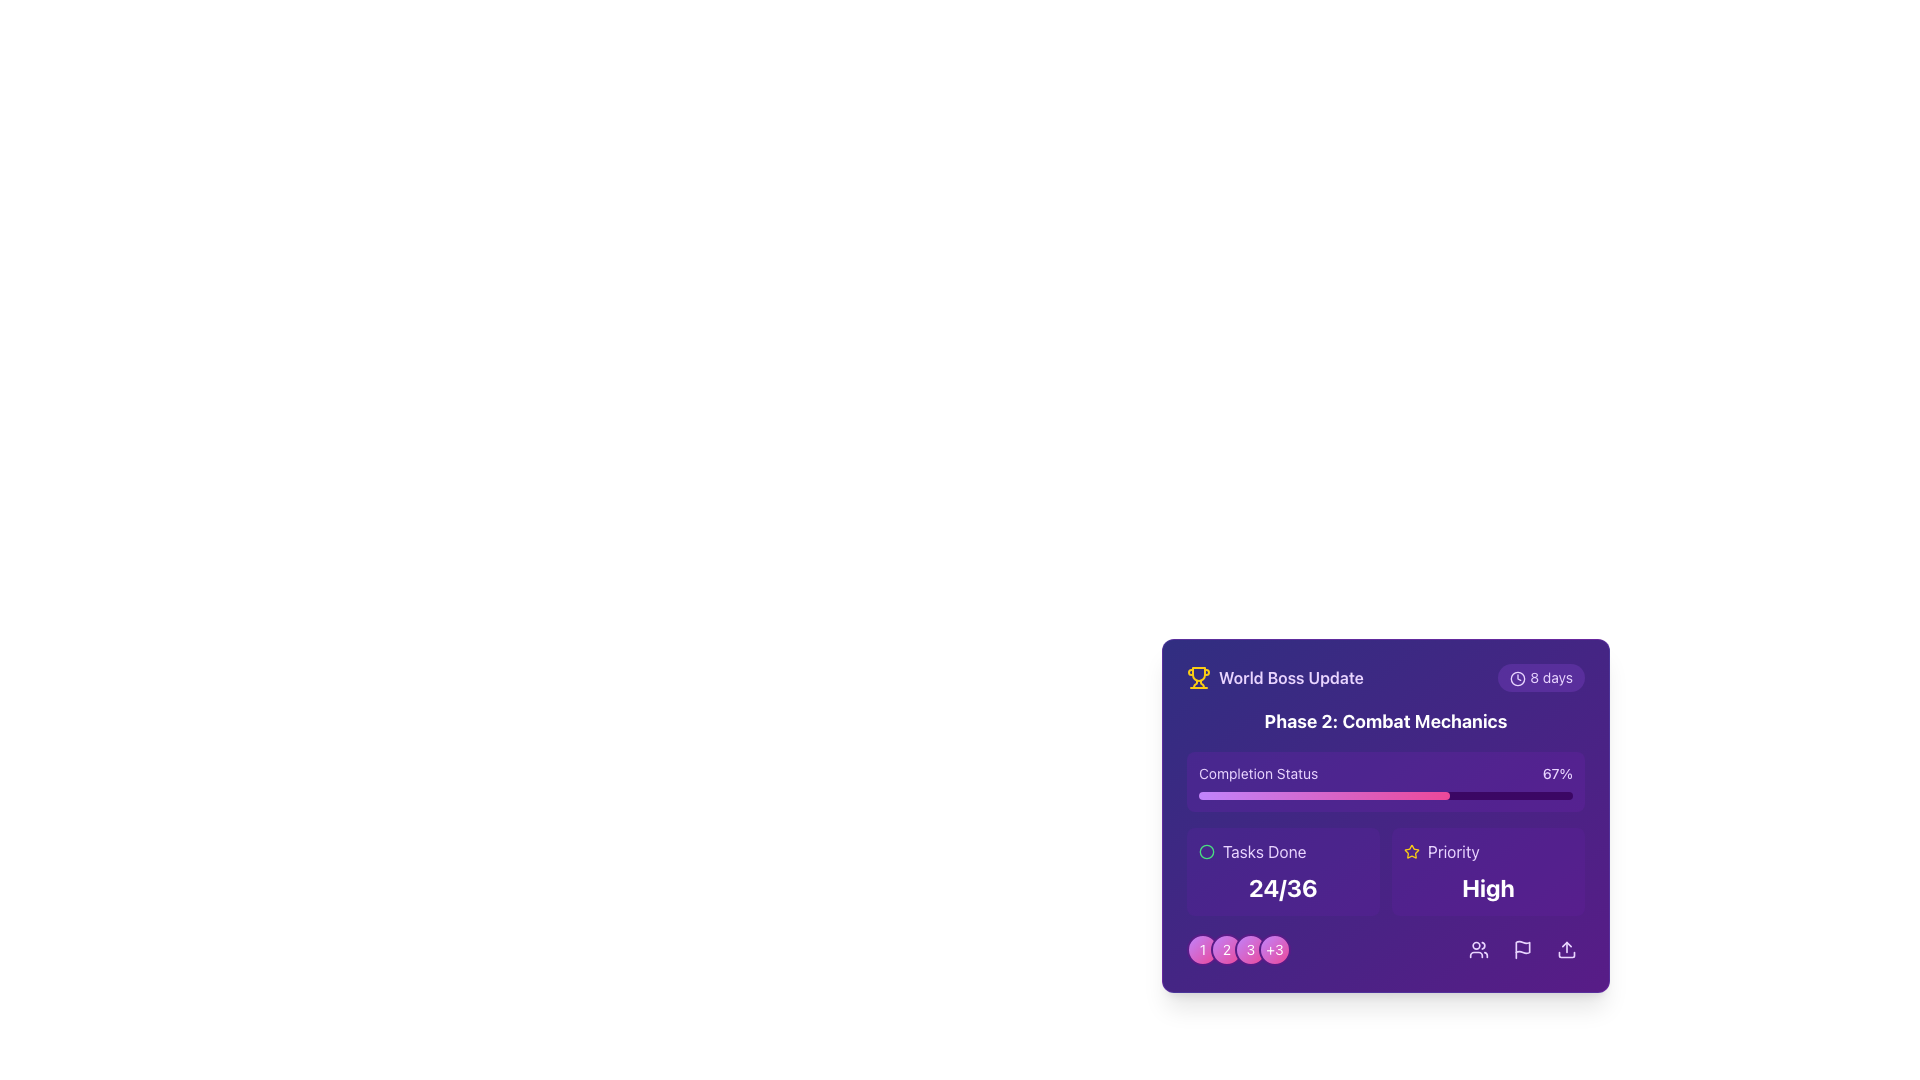 The image size is (1920, 1080). I want to click on the flag icon located at the bottom right corner of the card interface, which serves as a visual indicator for marking or flagging items for attention, so click(1521, 946).